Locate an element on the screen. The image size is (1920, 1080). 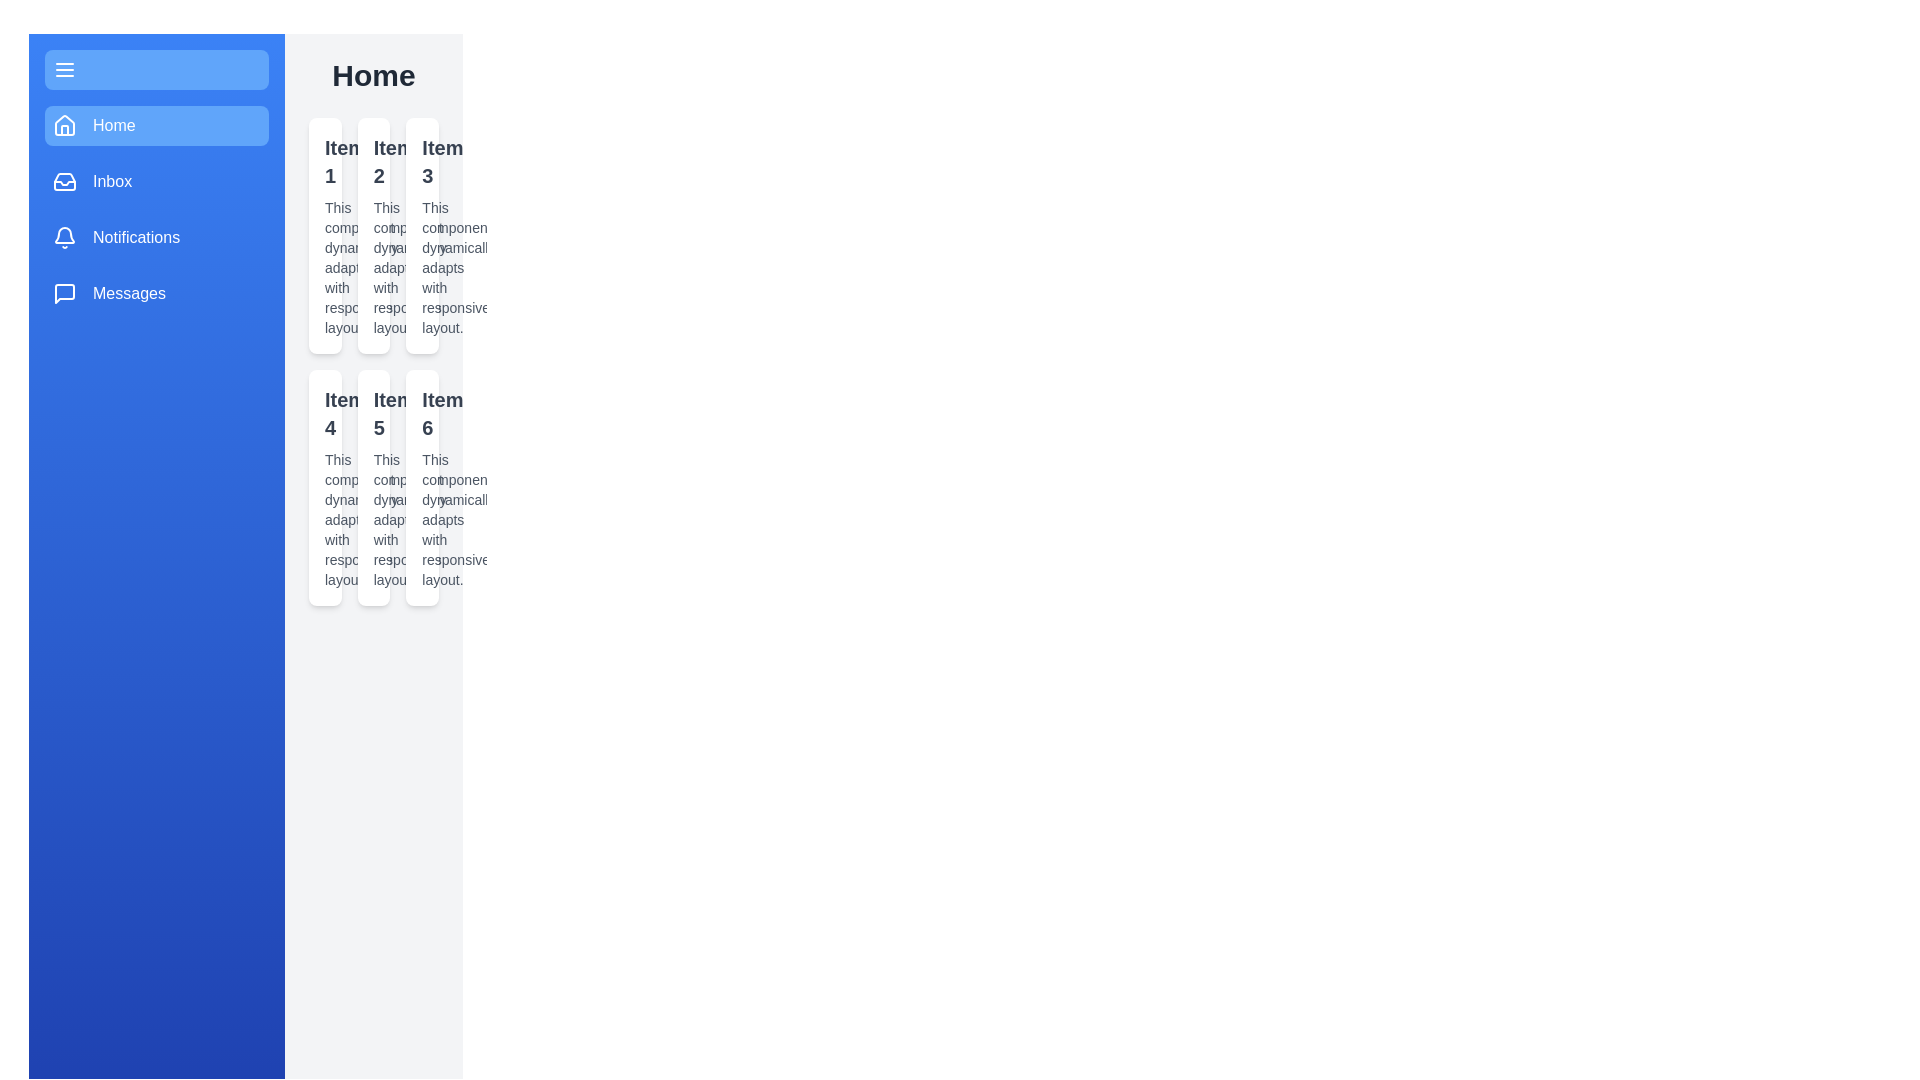
the House symbol icon located in the vertical sidebar is located at coordinates (65, 126).